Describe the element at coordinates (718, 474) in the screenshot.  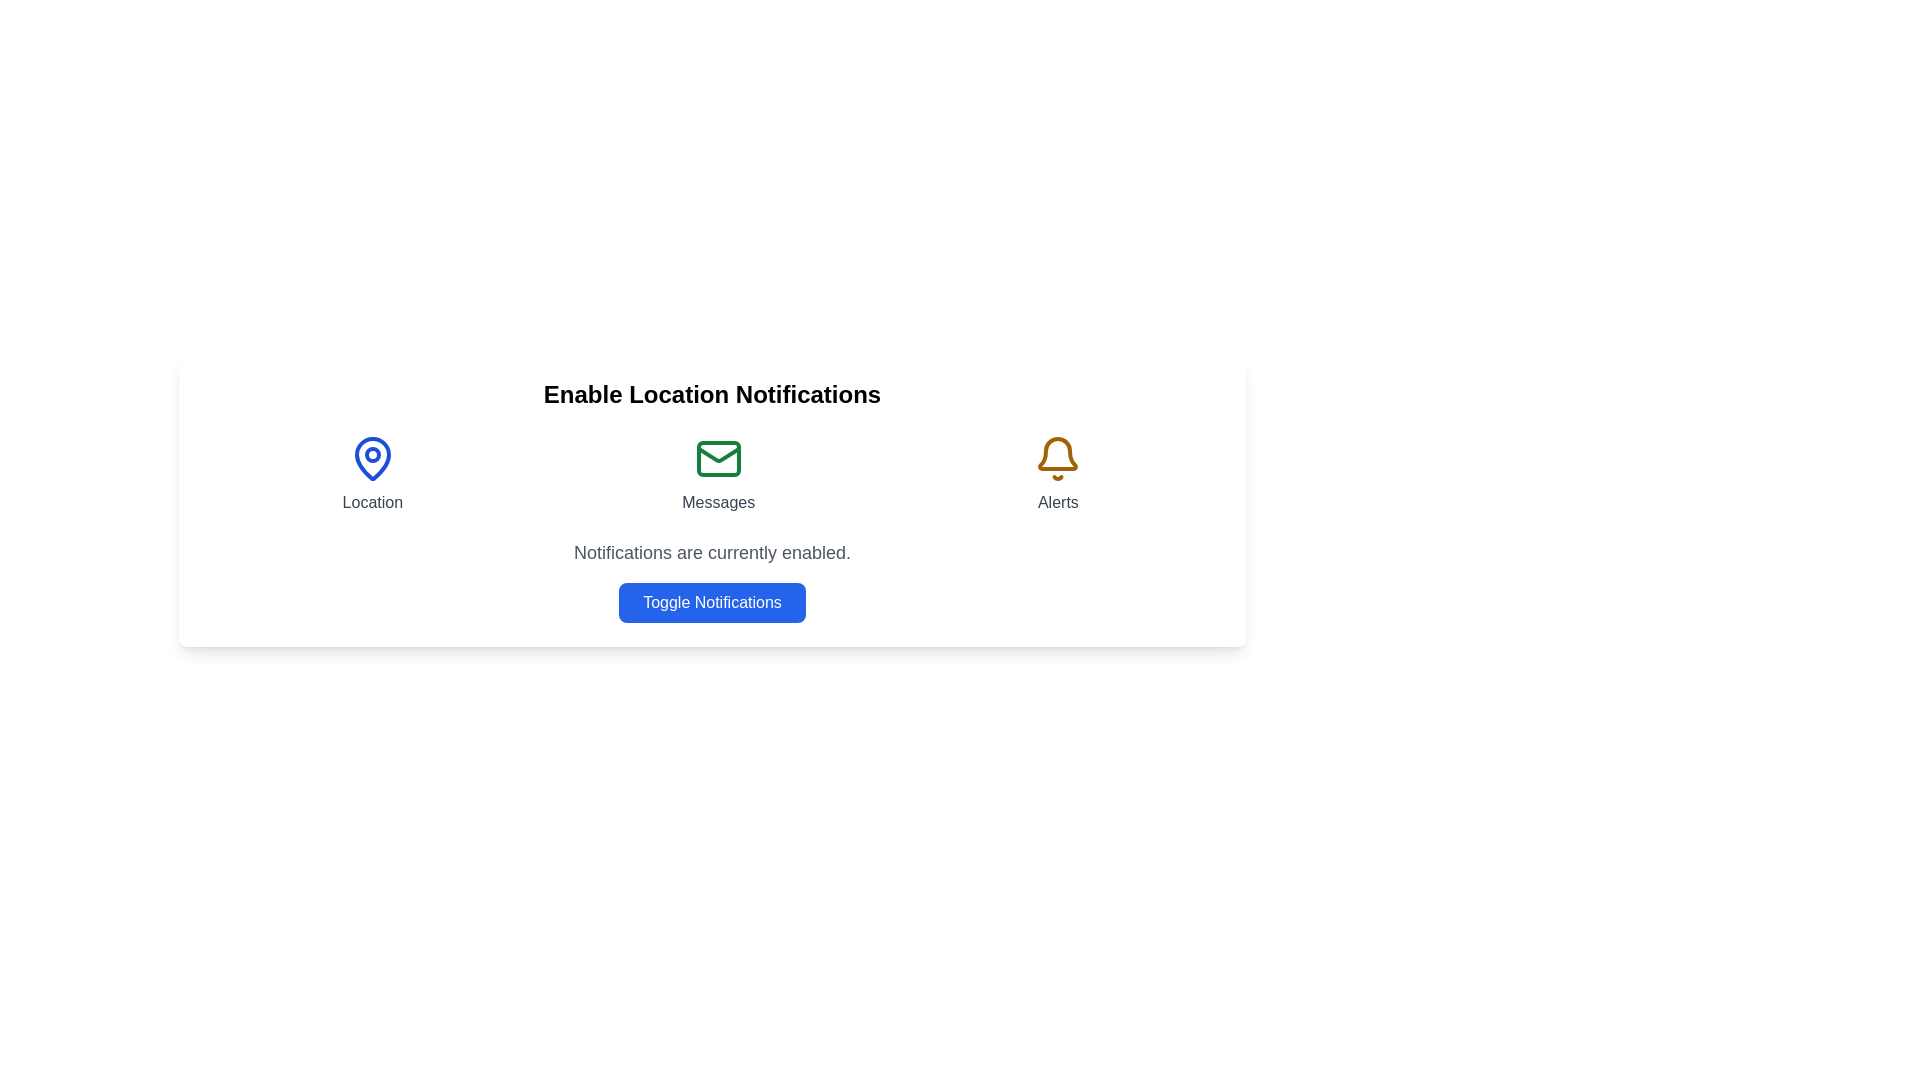
I see `the Navigation Button` at that location.